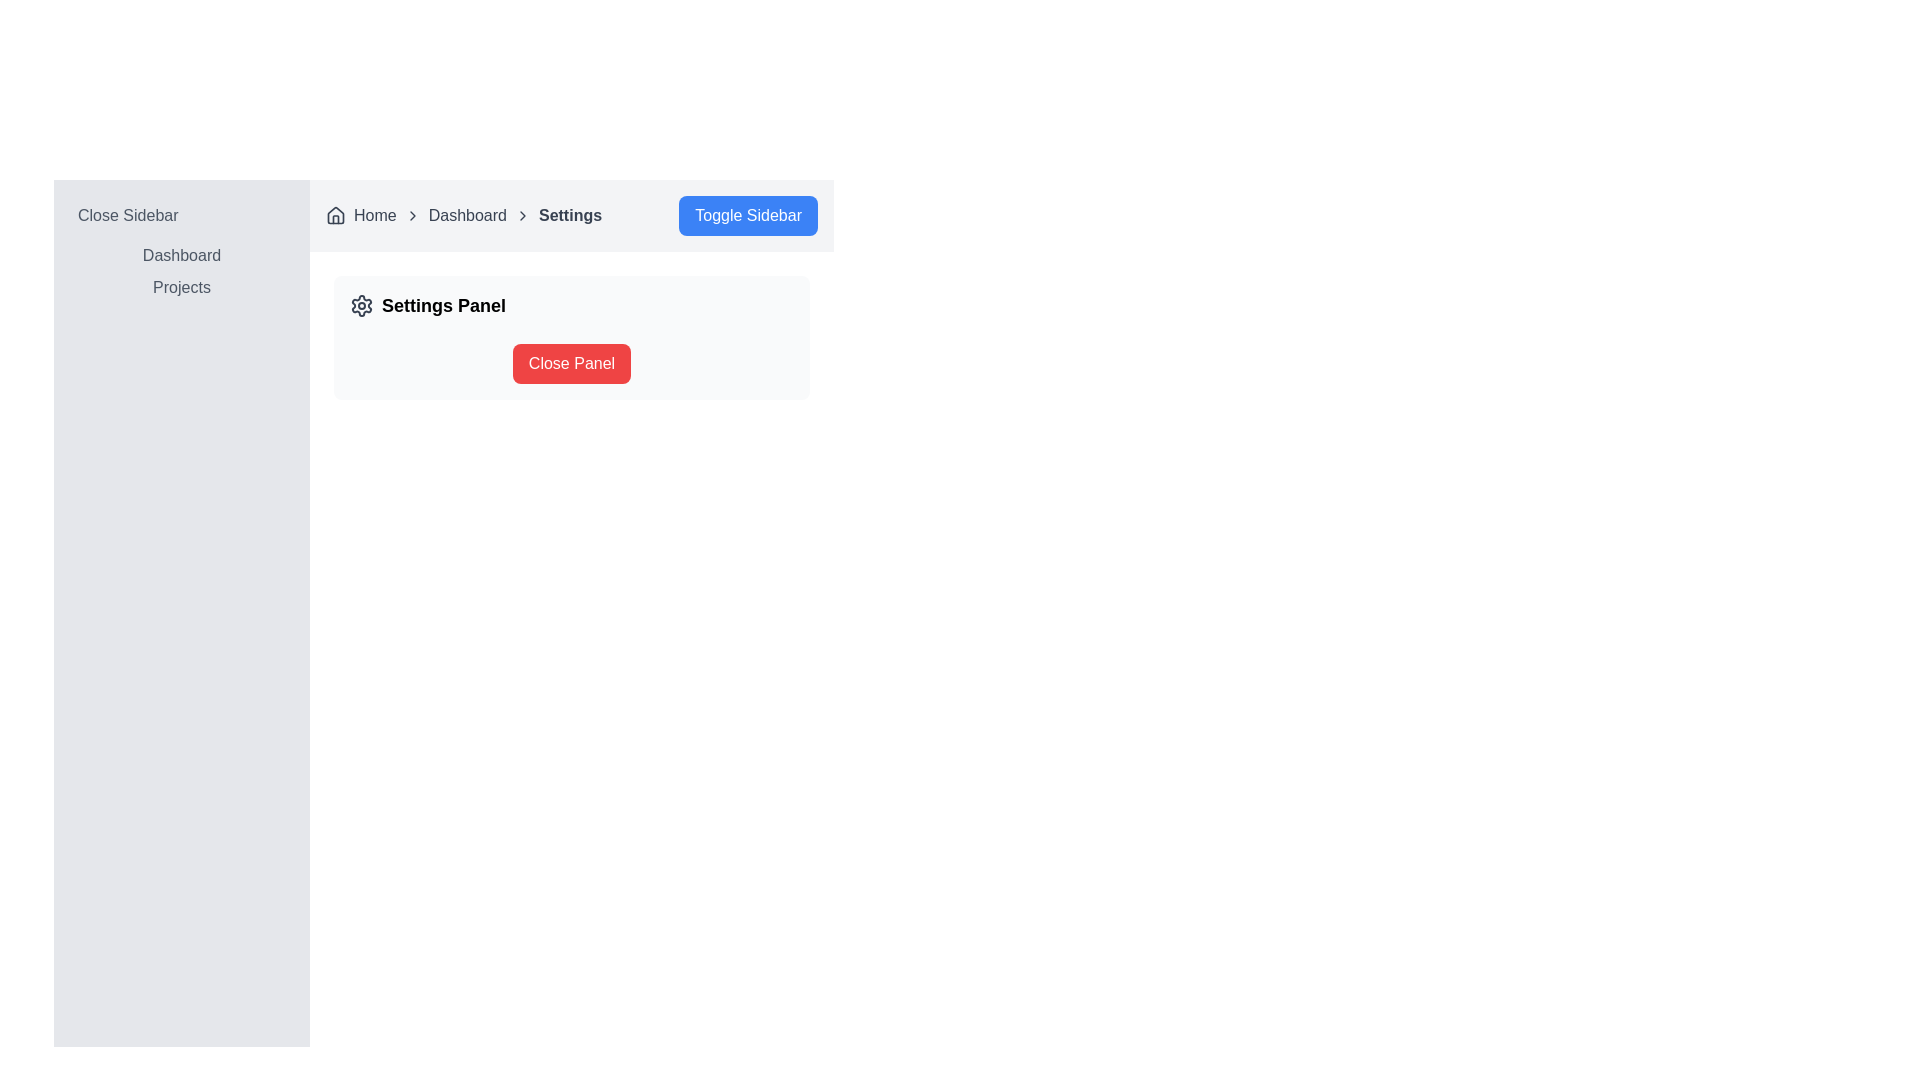 The height and width of the screenshot is (1080, 1920). I want to click on the 'Projects' hyperlink located in the left sidebar, below the 'Dashboard' item, to change its color, so click(182, 287).